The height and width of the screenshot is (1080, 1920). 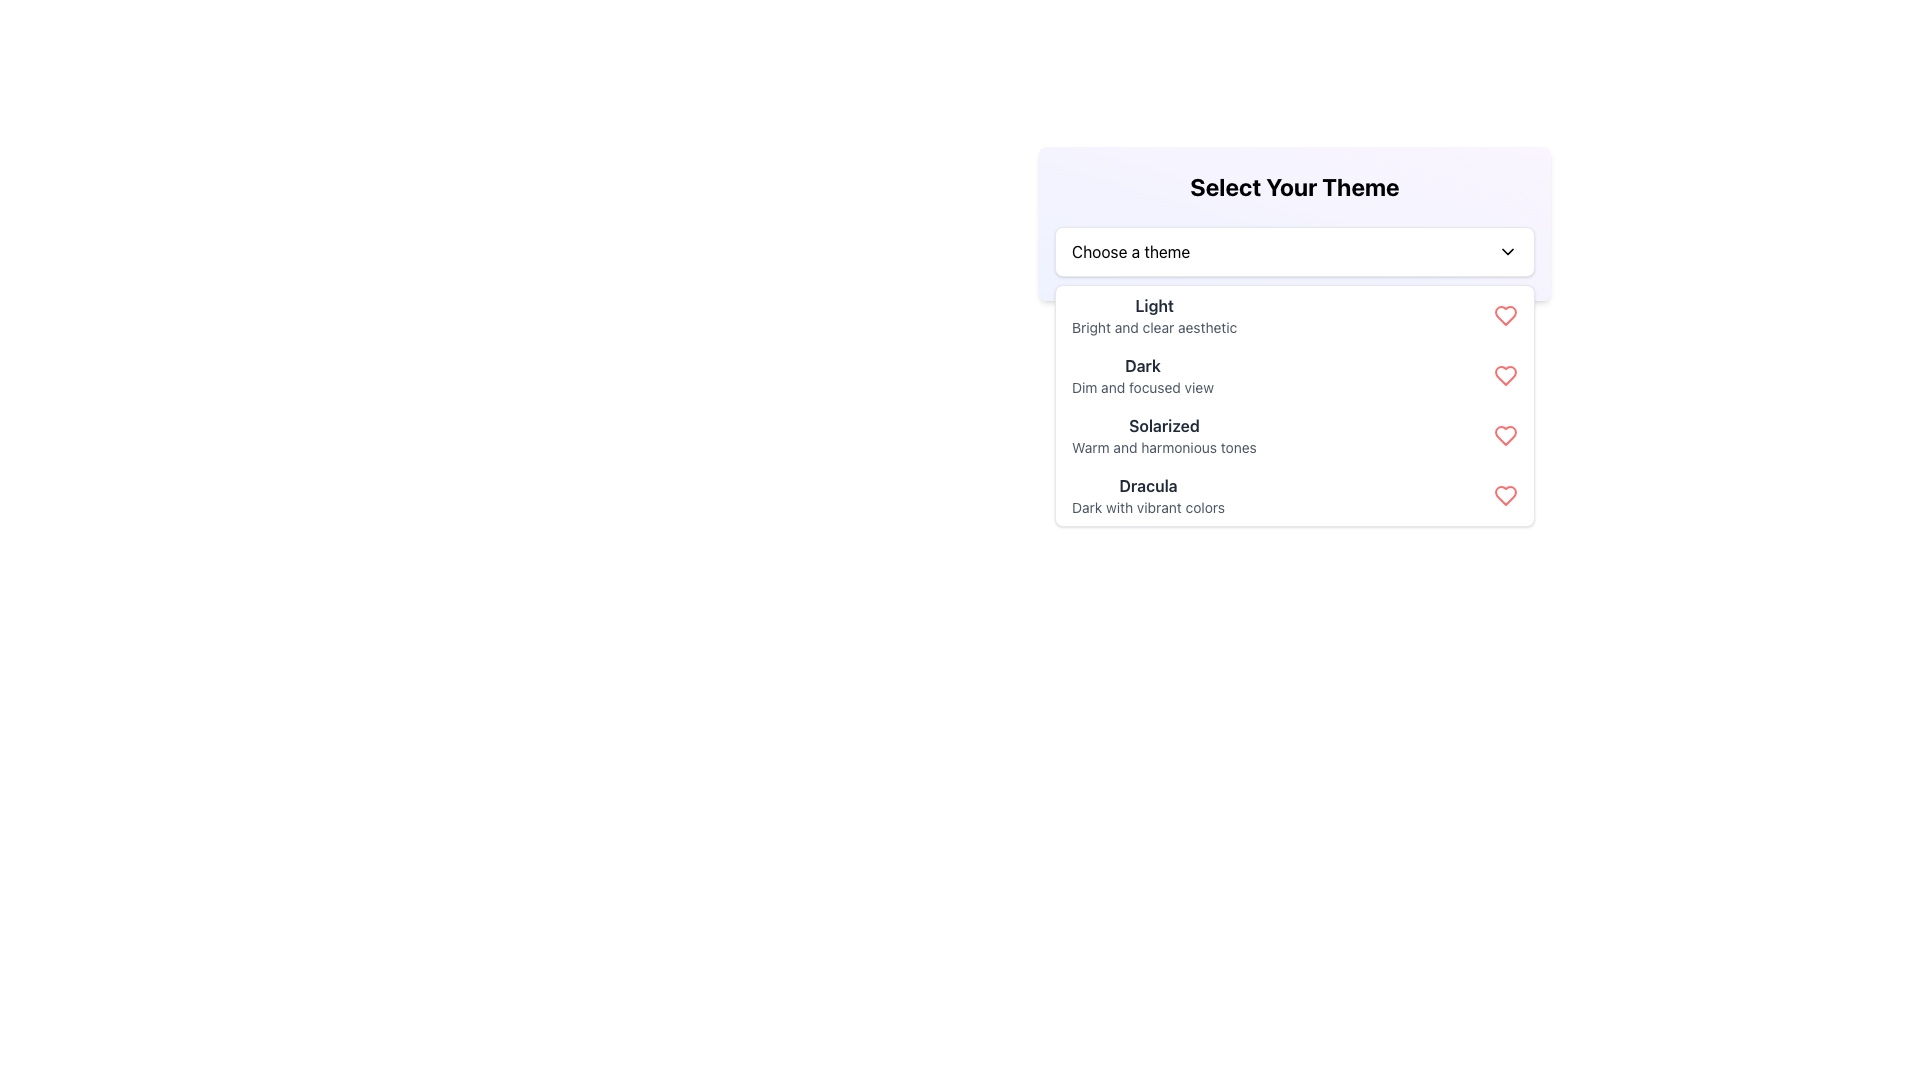 What do you see at coordinates (1506, 434) in the screenshot?
I see `the heart-shaped icon at the far-right end of the 'Solarized' theme option` at bounding box center [1506, 434].